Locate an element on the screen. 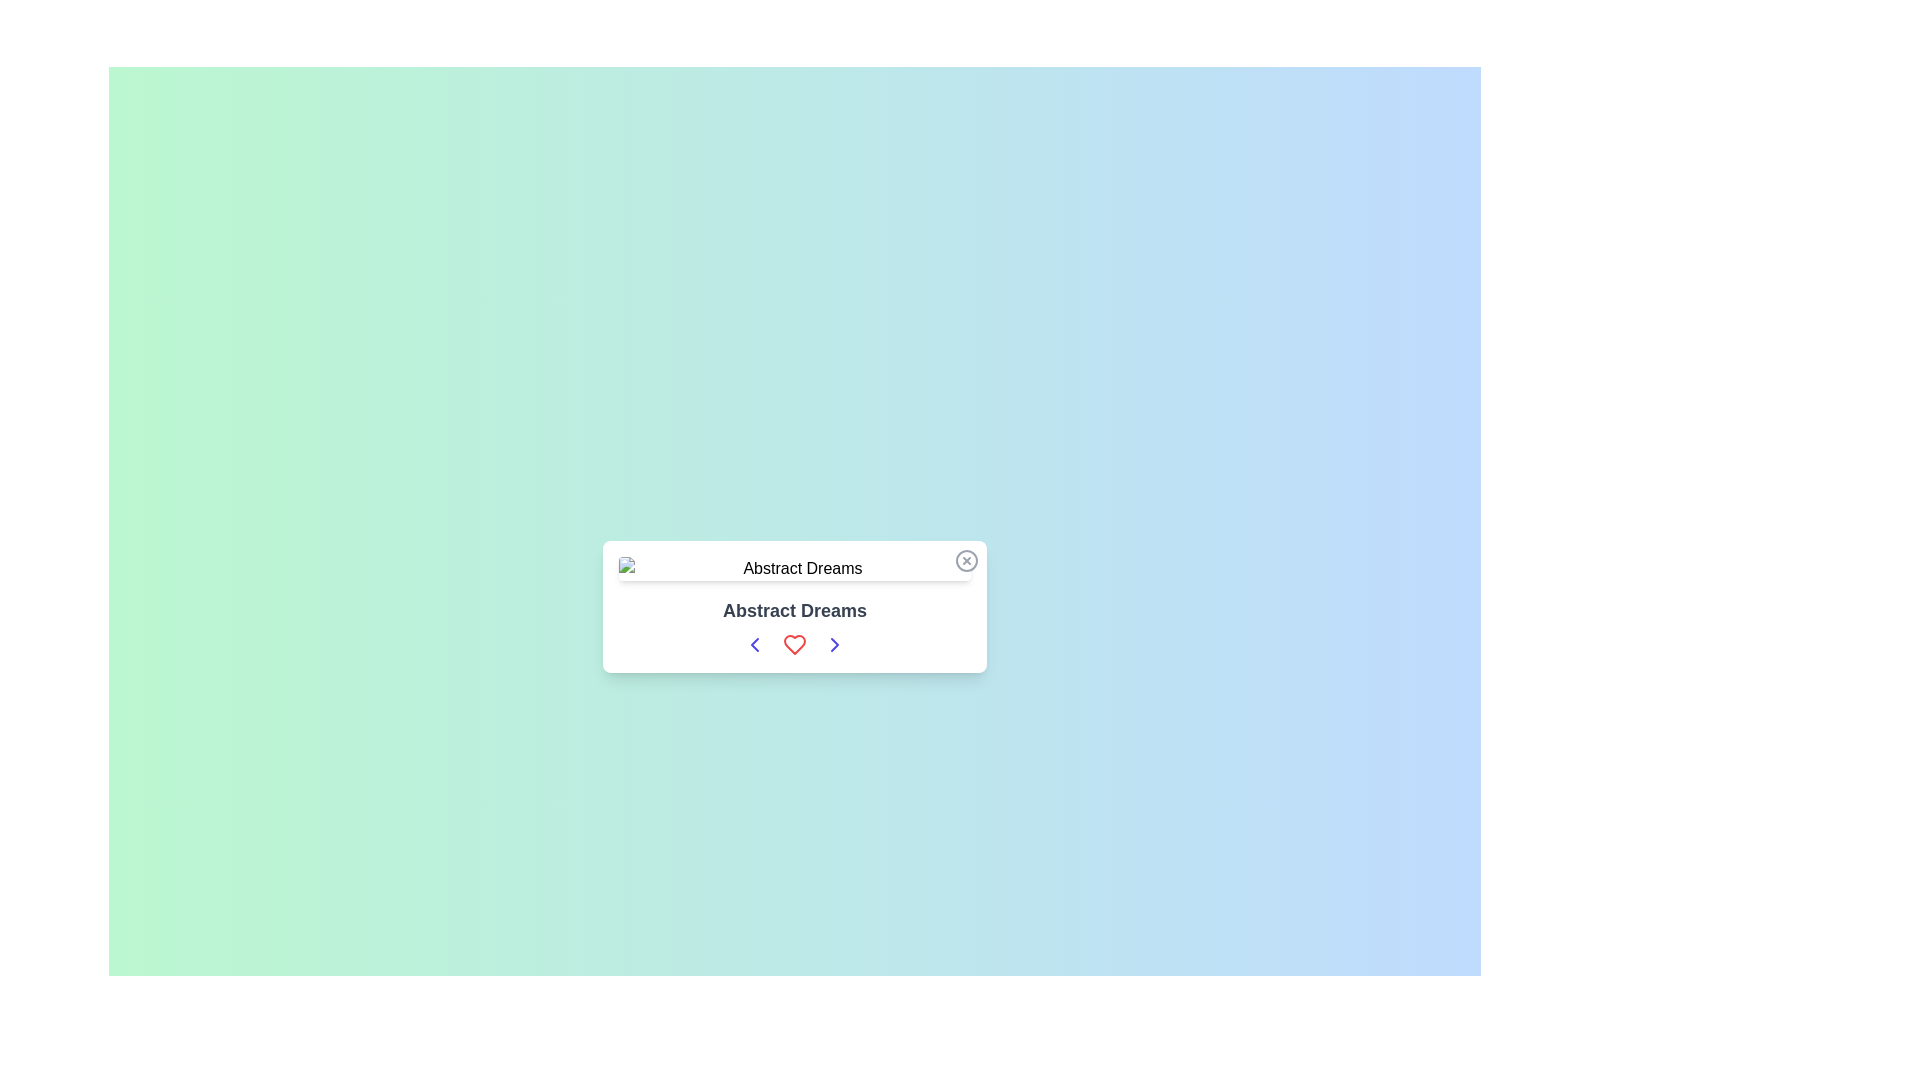  the heart-shaped vector graphics icon is located at coordinates (794, 644).